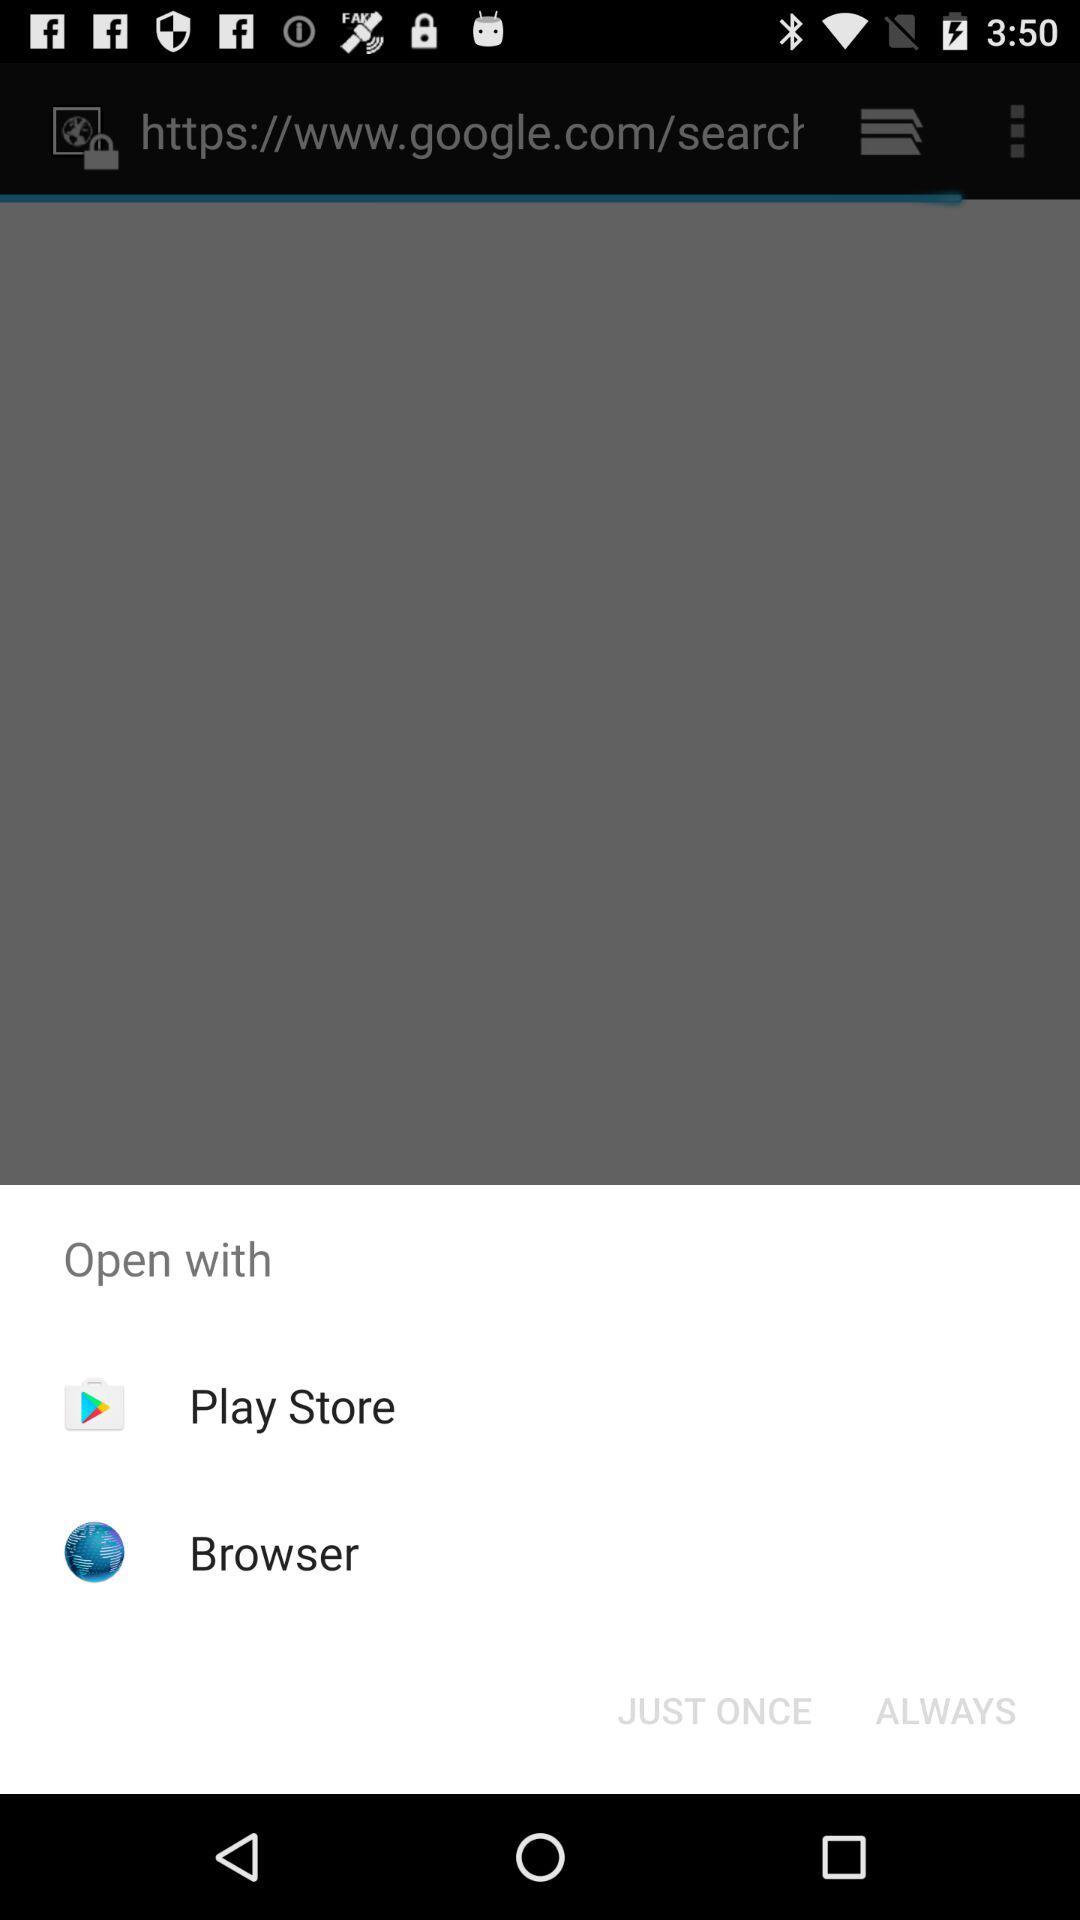  What do you see at coordinates (274, 1551) in the screenshot?
I see `the icon below the play store item` at bounding box center [274, 1551].